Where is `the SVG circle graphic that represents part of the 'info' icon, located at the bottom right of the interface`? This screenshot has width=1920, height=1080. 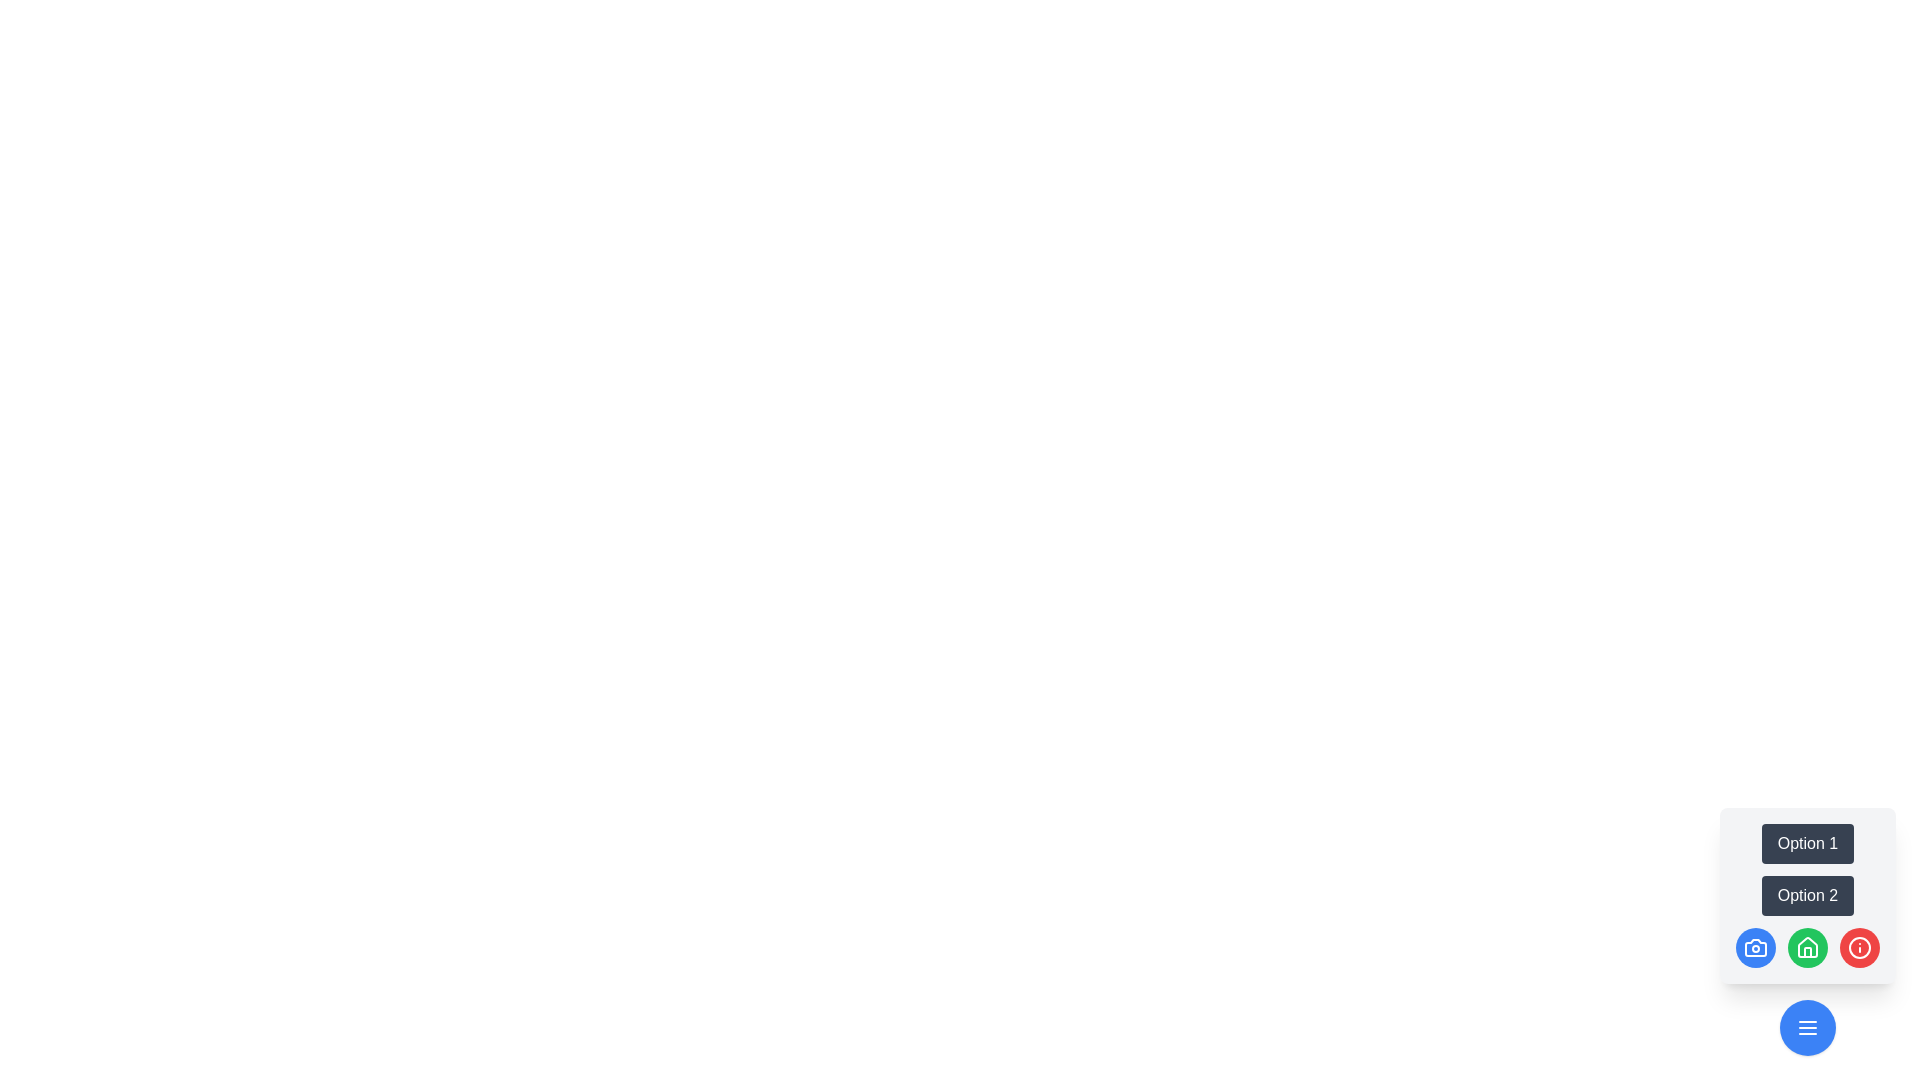 the SVG circle graphic that represents part of the 'info' icon, located at the bottom right of the interface is located at coordinates (1859, 947).